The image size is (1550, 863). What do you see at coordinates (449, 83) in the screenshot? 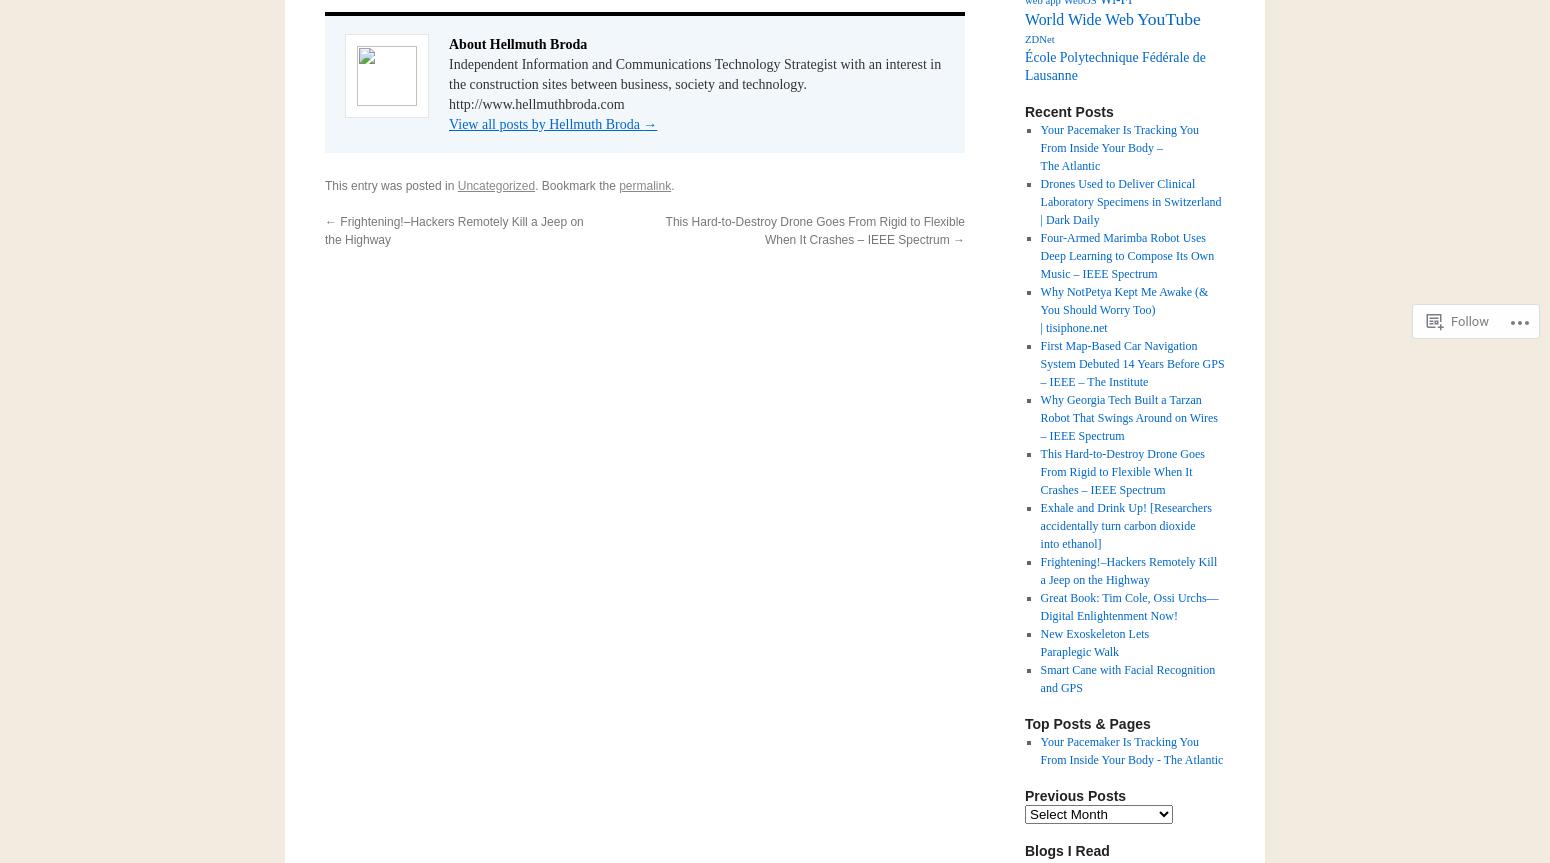
I see `'Independent Information and Communications Technology Strategist with an interest in the construction sites between business, society and technology. http://www.hellmuthbroda.com'` at bounding box center [449, 83].